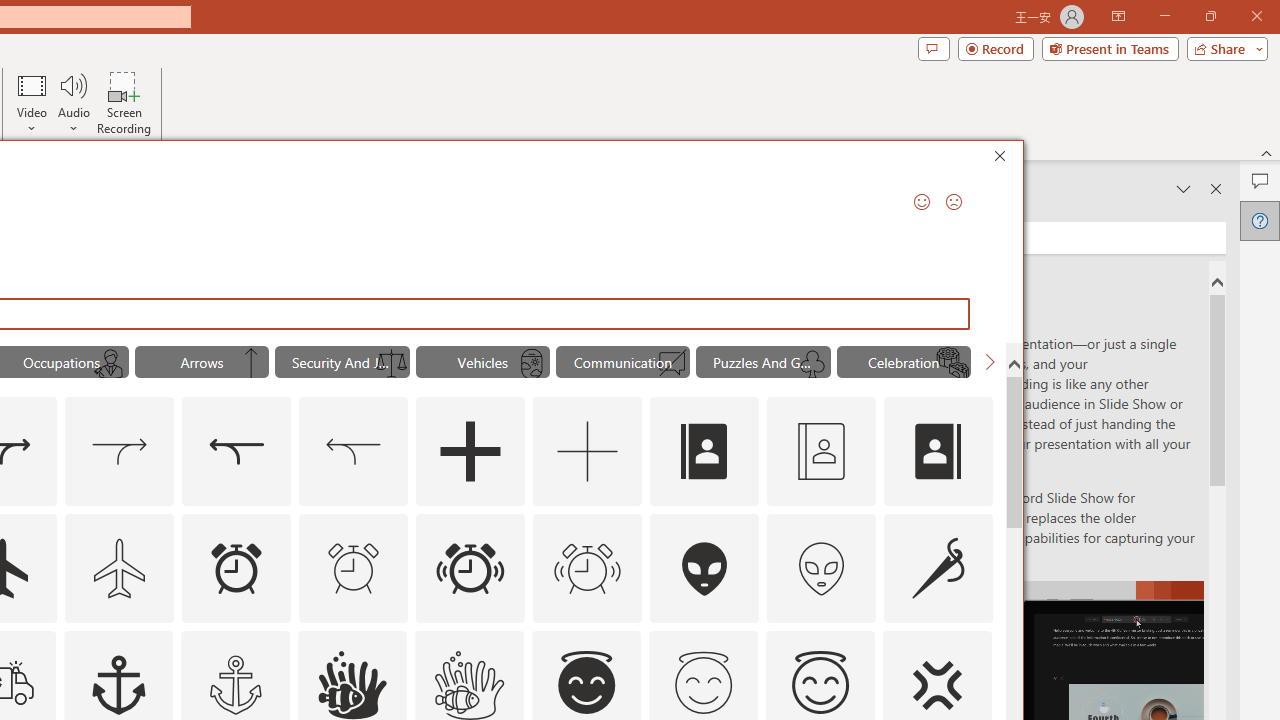  What do you see at coordinates (353, 452) in the screenshot?
I see `'AutomationID: Icons_Acquisition_RTL_M'` at bounding box center [353, 452].